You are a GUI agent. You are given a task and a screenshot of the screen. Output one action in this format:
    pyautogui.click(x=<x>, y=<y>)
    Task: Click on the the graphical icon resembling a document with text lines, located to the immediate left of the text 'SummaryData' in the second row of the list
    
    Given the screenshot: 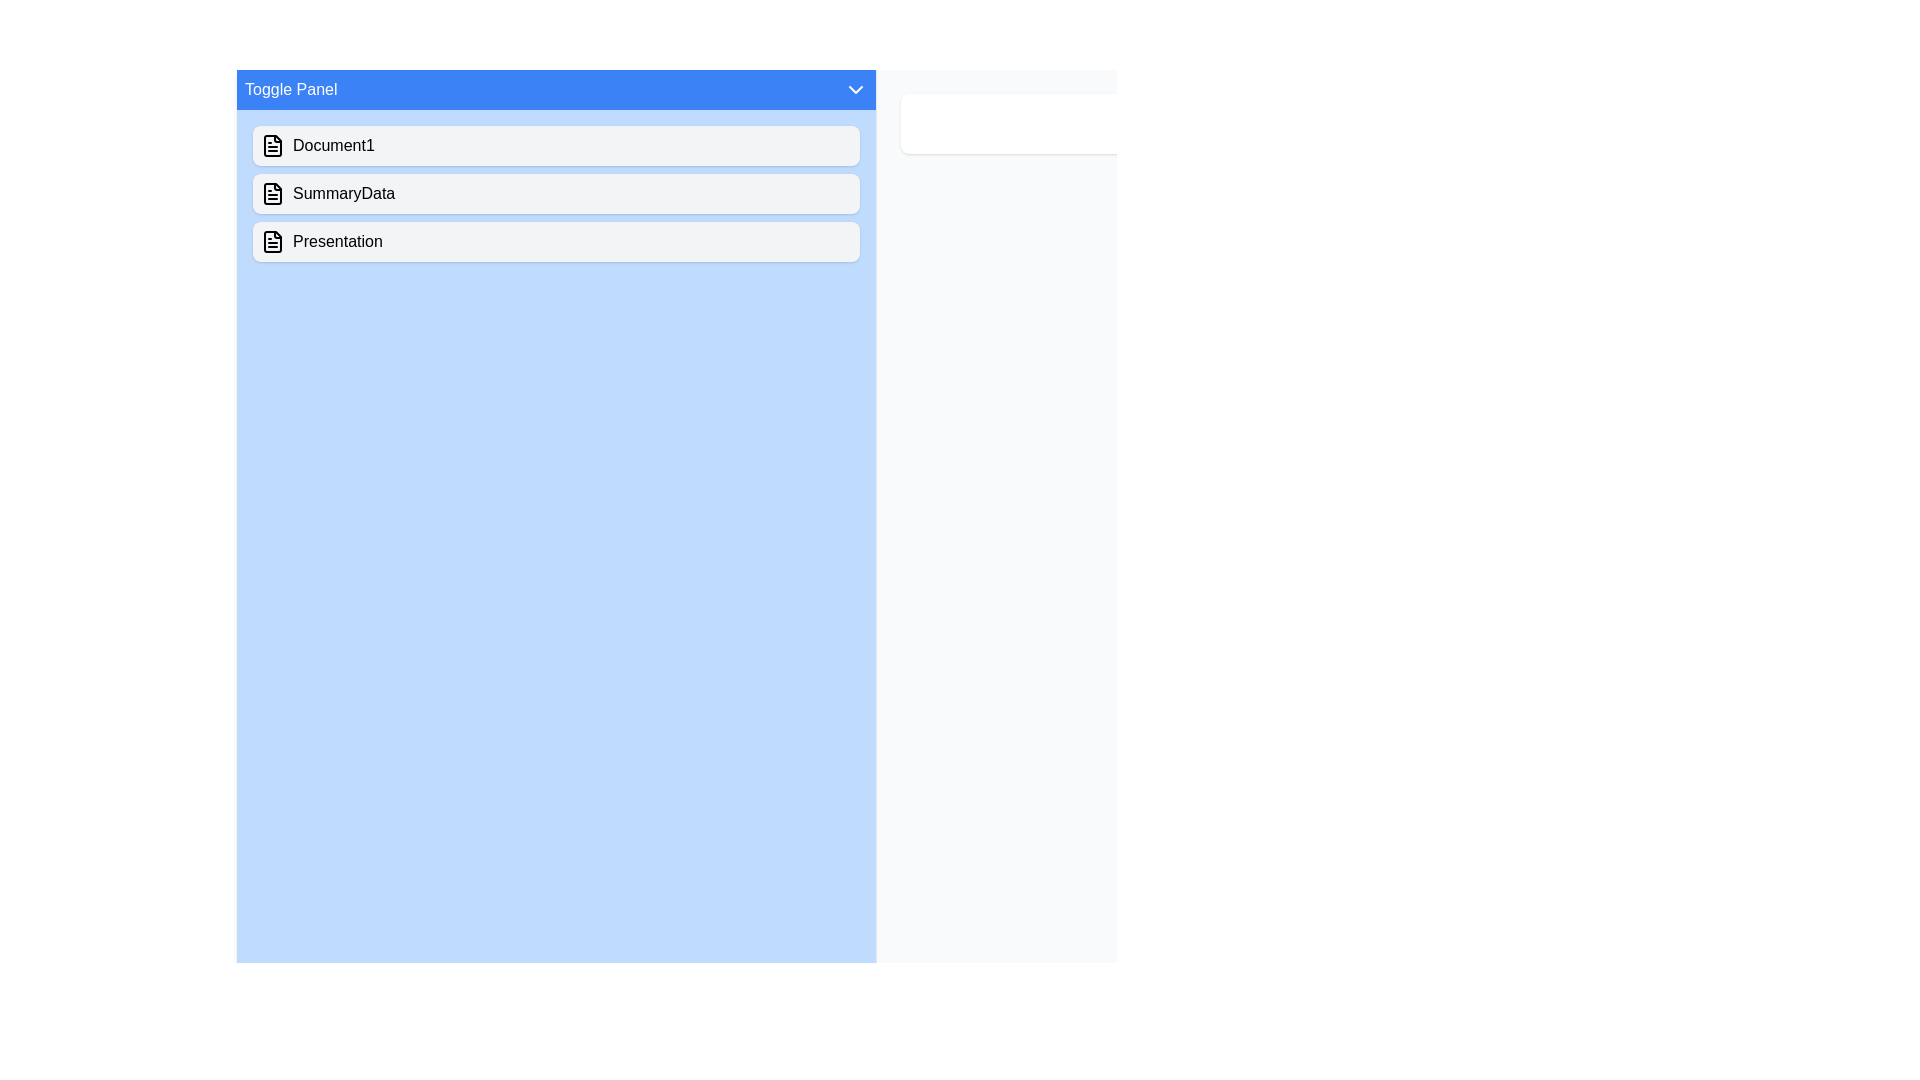 What is the action you would take?
    pyautogui.click(x=272, y=193)
    